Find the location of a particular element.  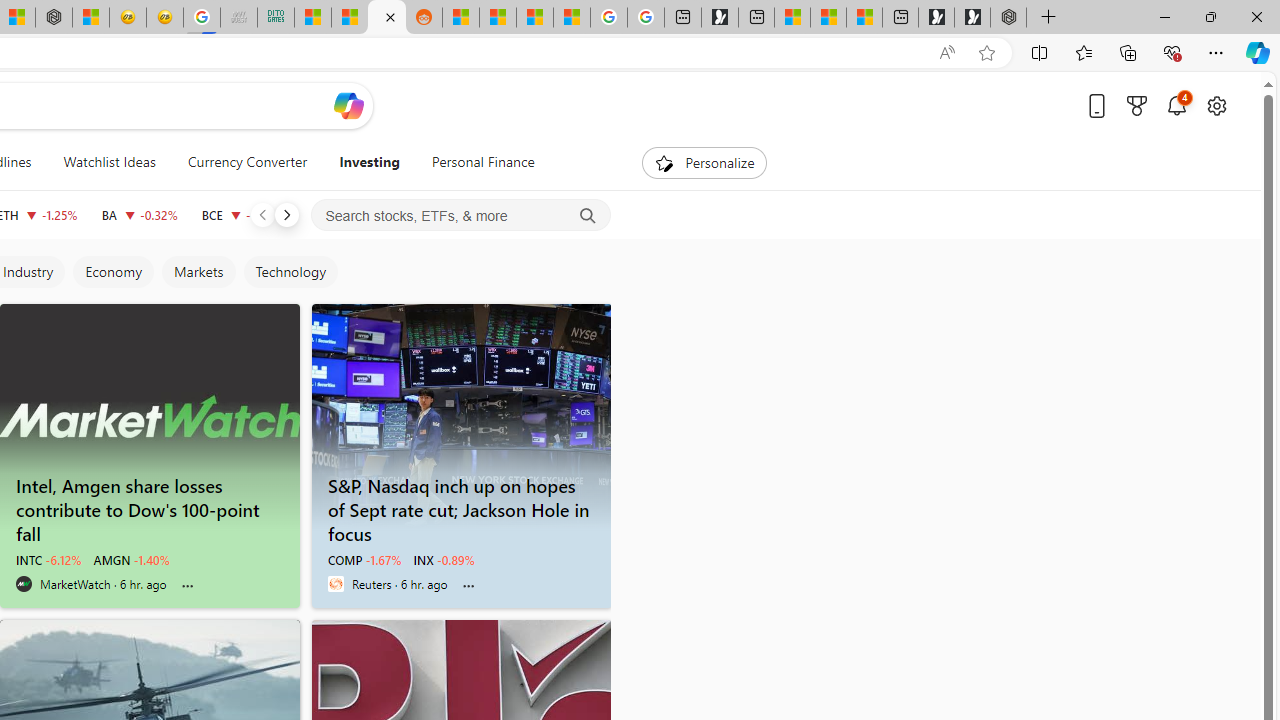

'MarketWatch' is located at coordinates (23, 583).